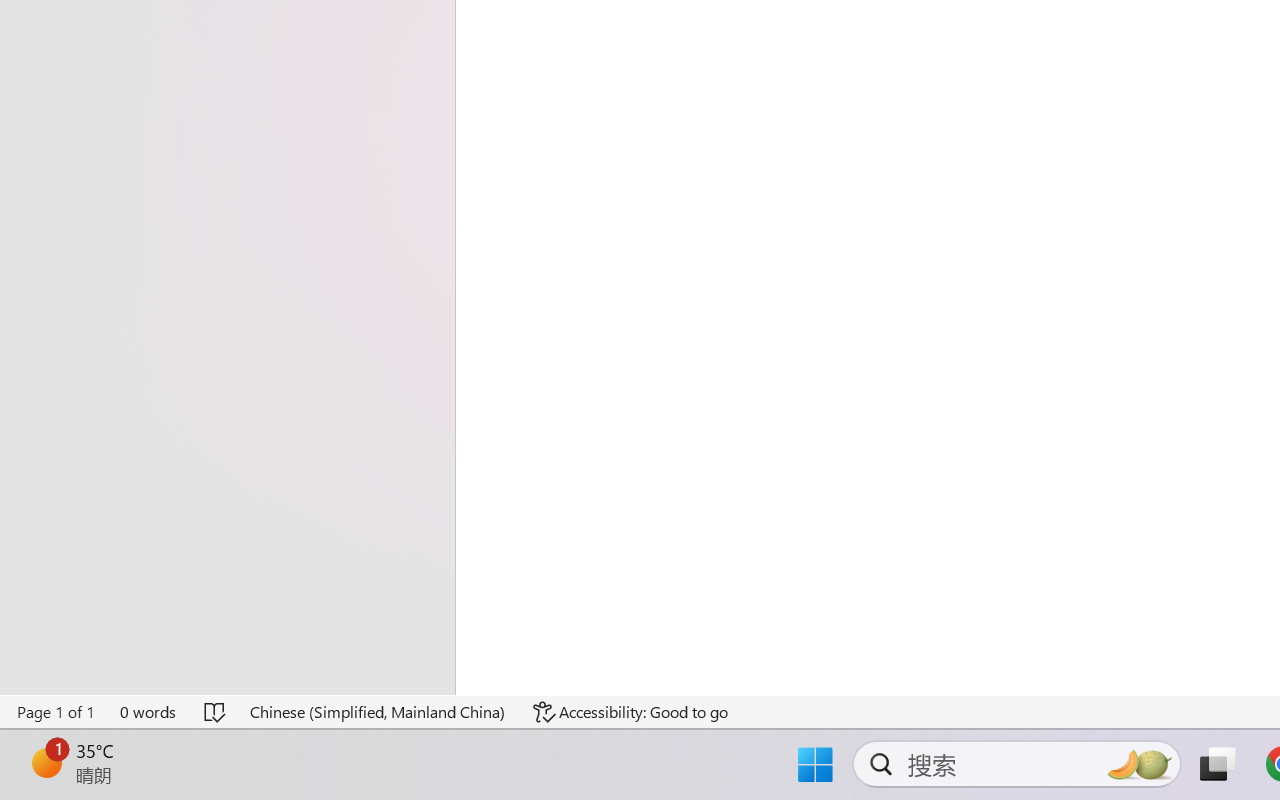  I want to click on 'Language Chinese (Simplified, Mainland China)', so click(378, 711).